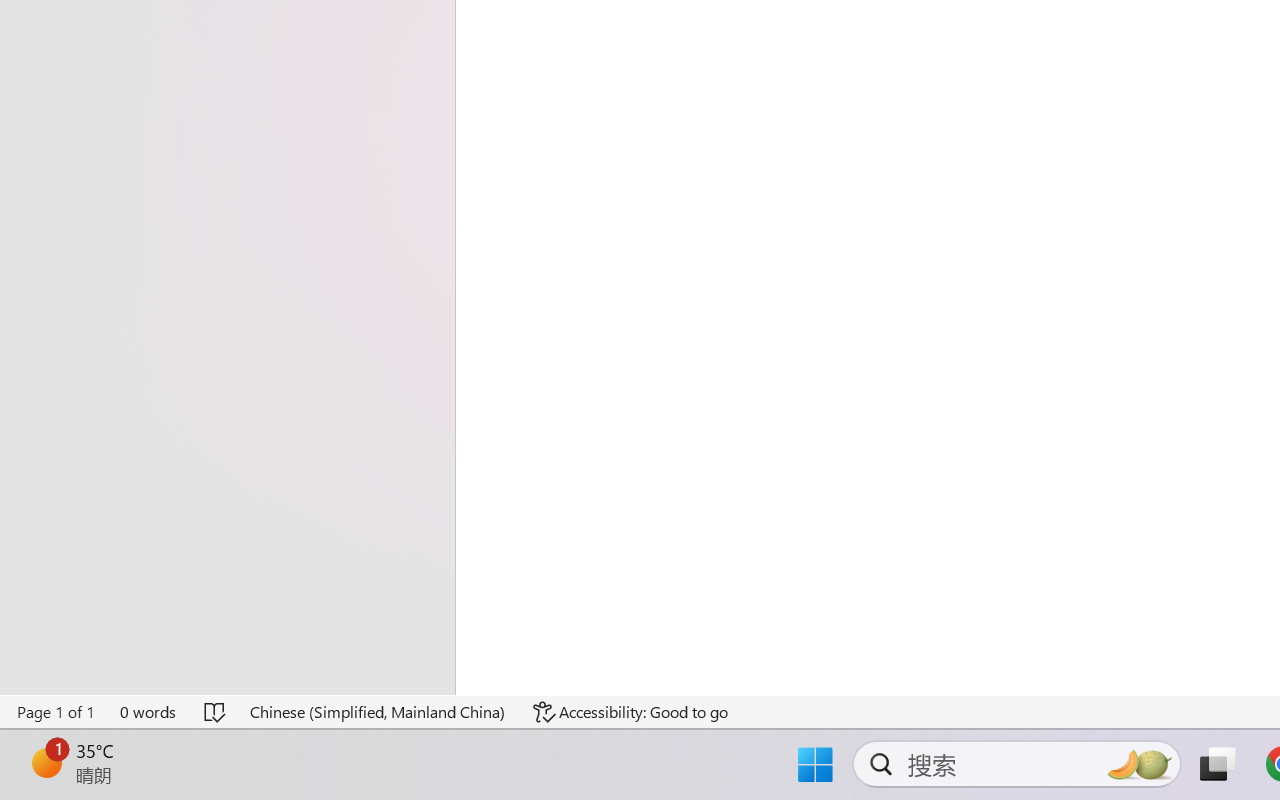  I want to click on 'Language Chinese (Simplified, Mainland China)', so click(378, 711).